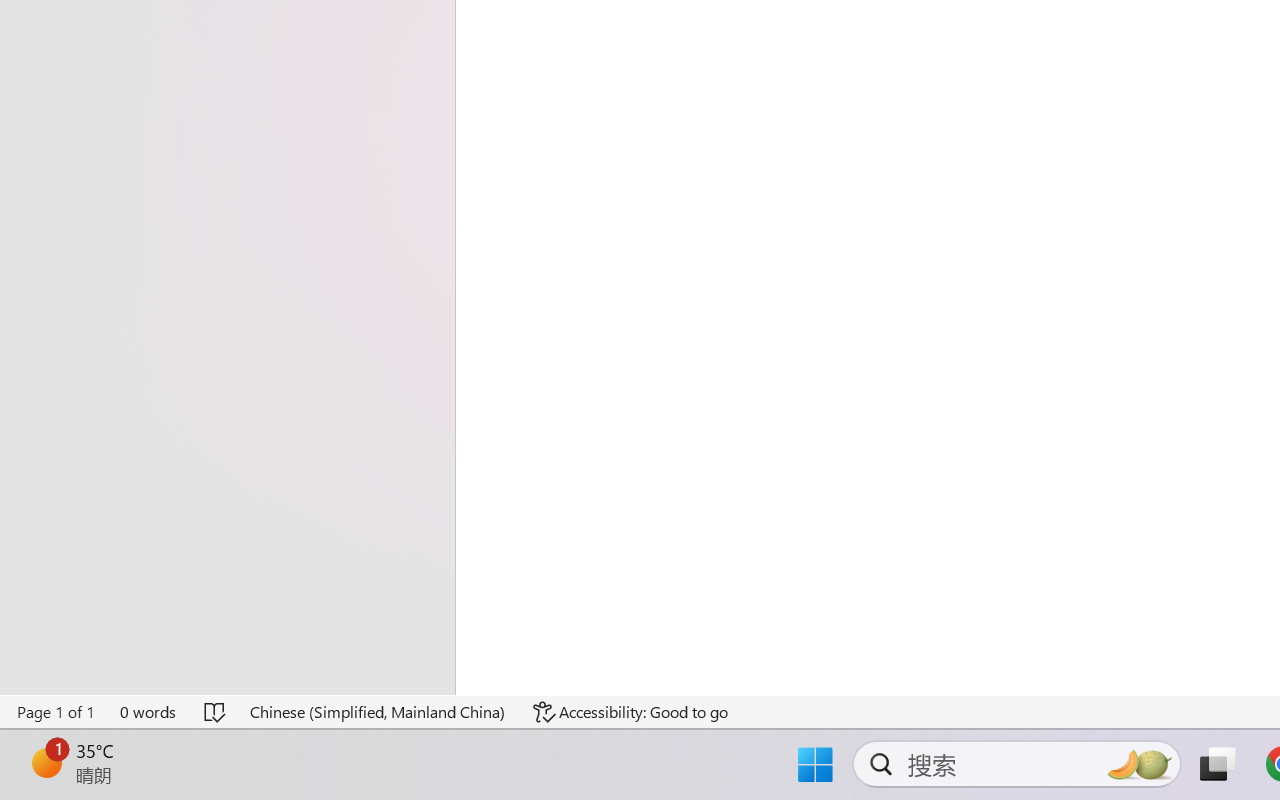  I want to click on 'Language Chinese (Simplified, Mainland China)', so click(378, 711).